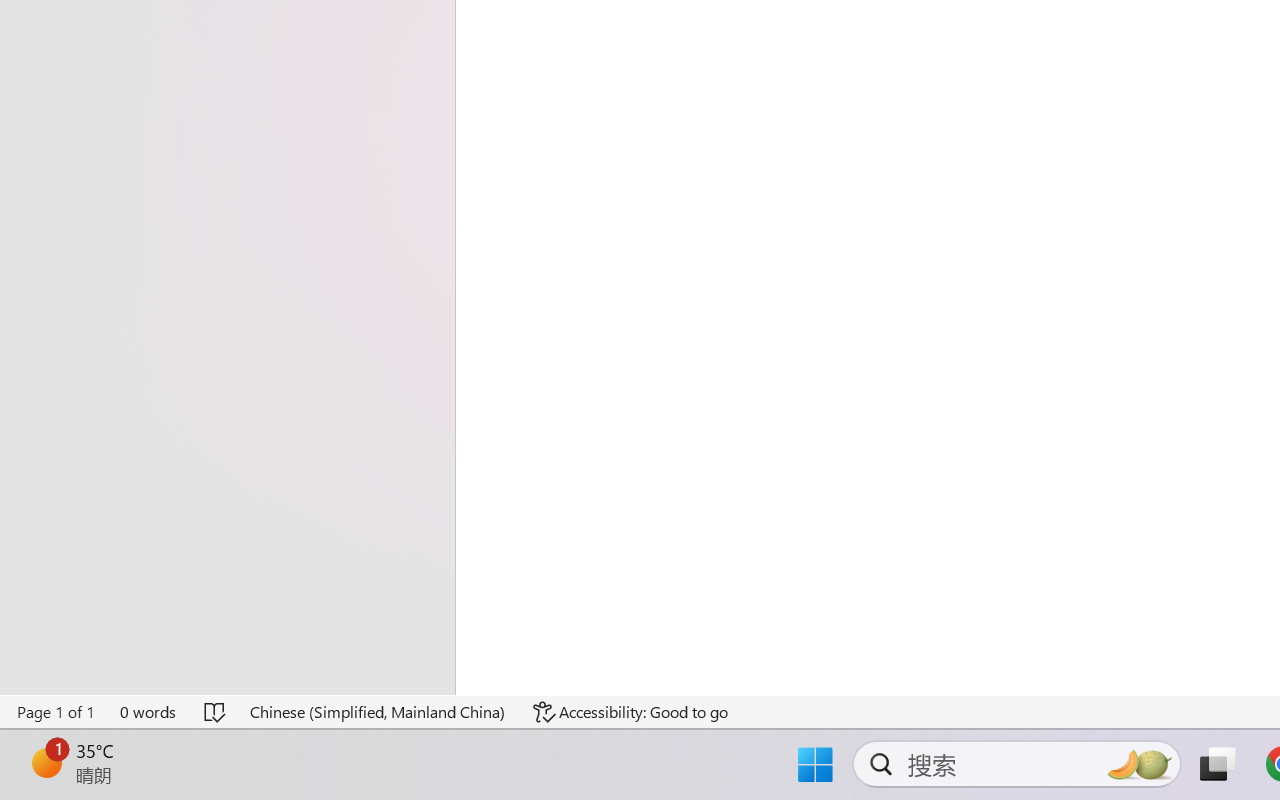  I want to click on 'Language Chinese (Simplified, Mainland China)', so click(378, 711).